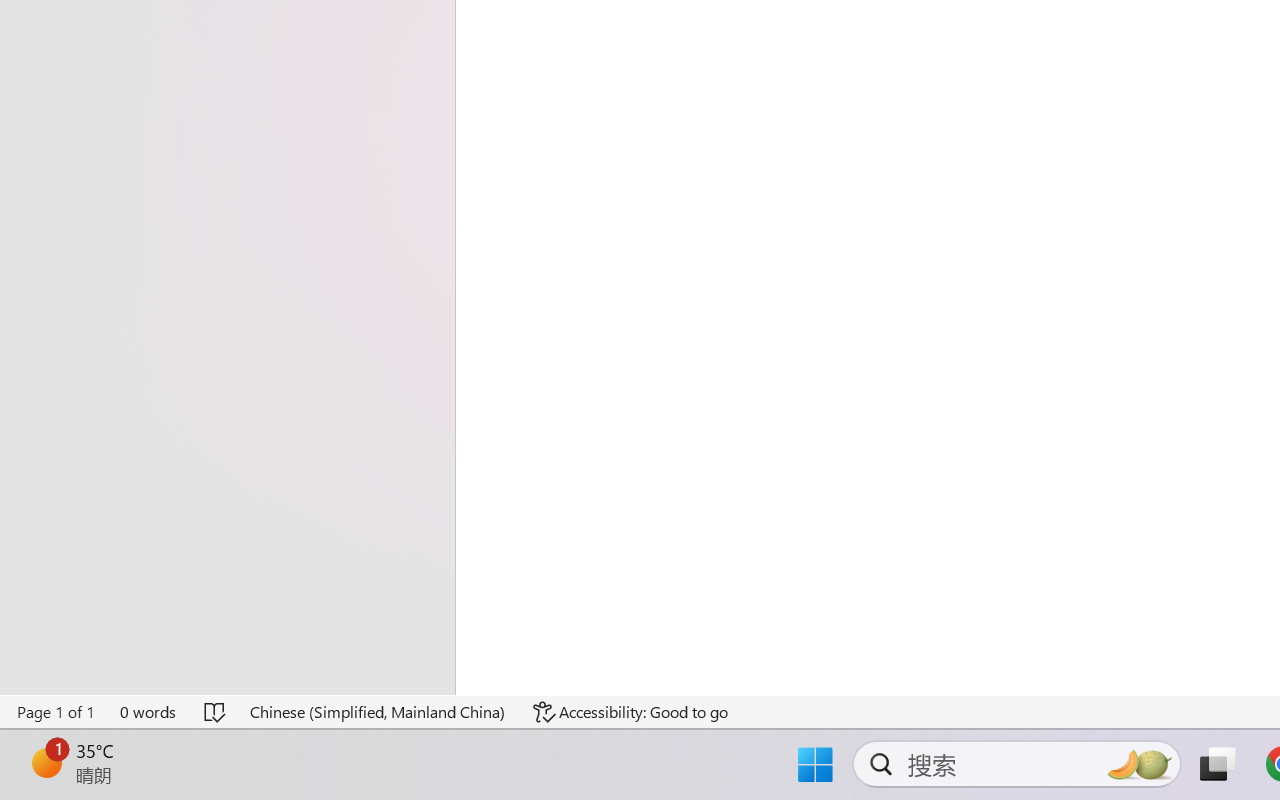  I want to click on 'Language Chinese (Simplified, Mainland China)', so click(378, 711).